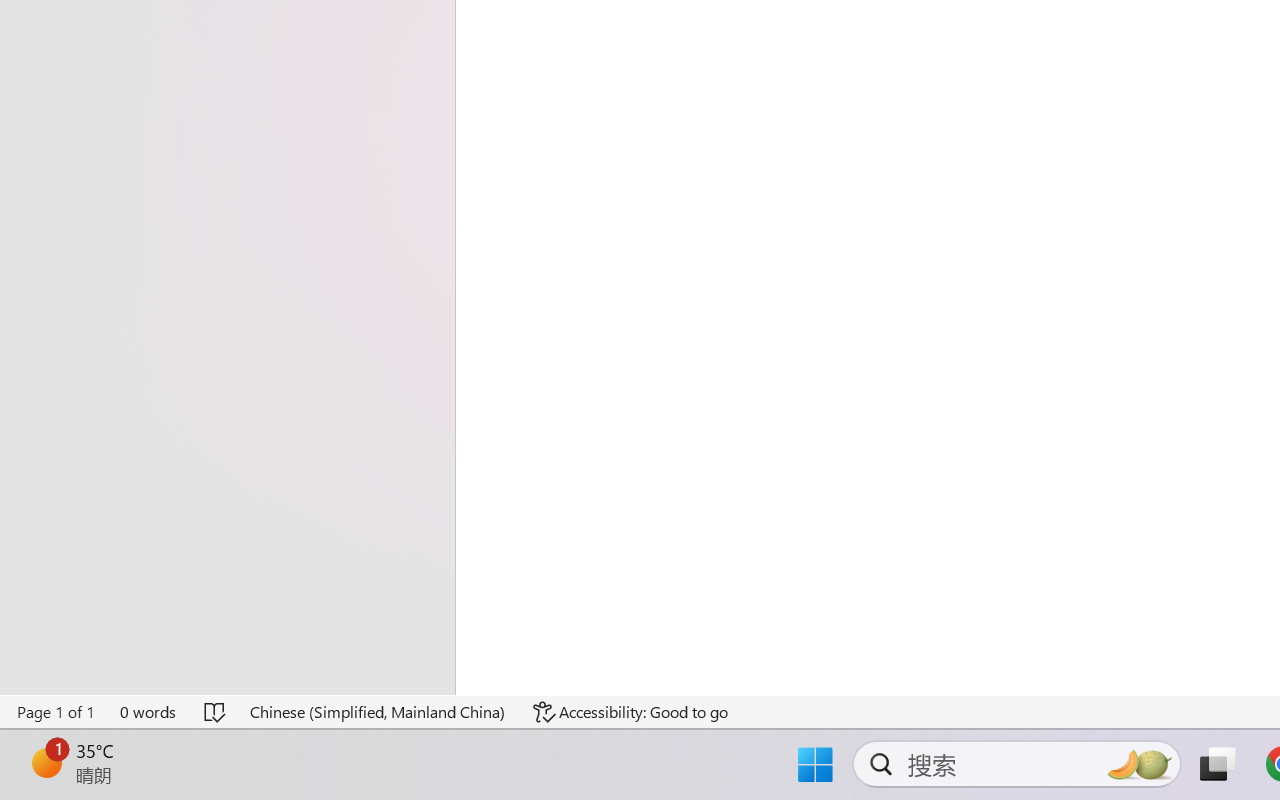  I want to click on 'Language Chinese (Simplified, Mainland China)', so click(378, 711).